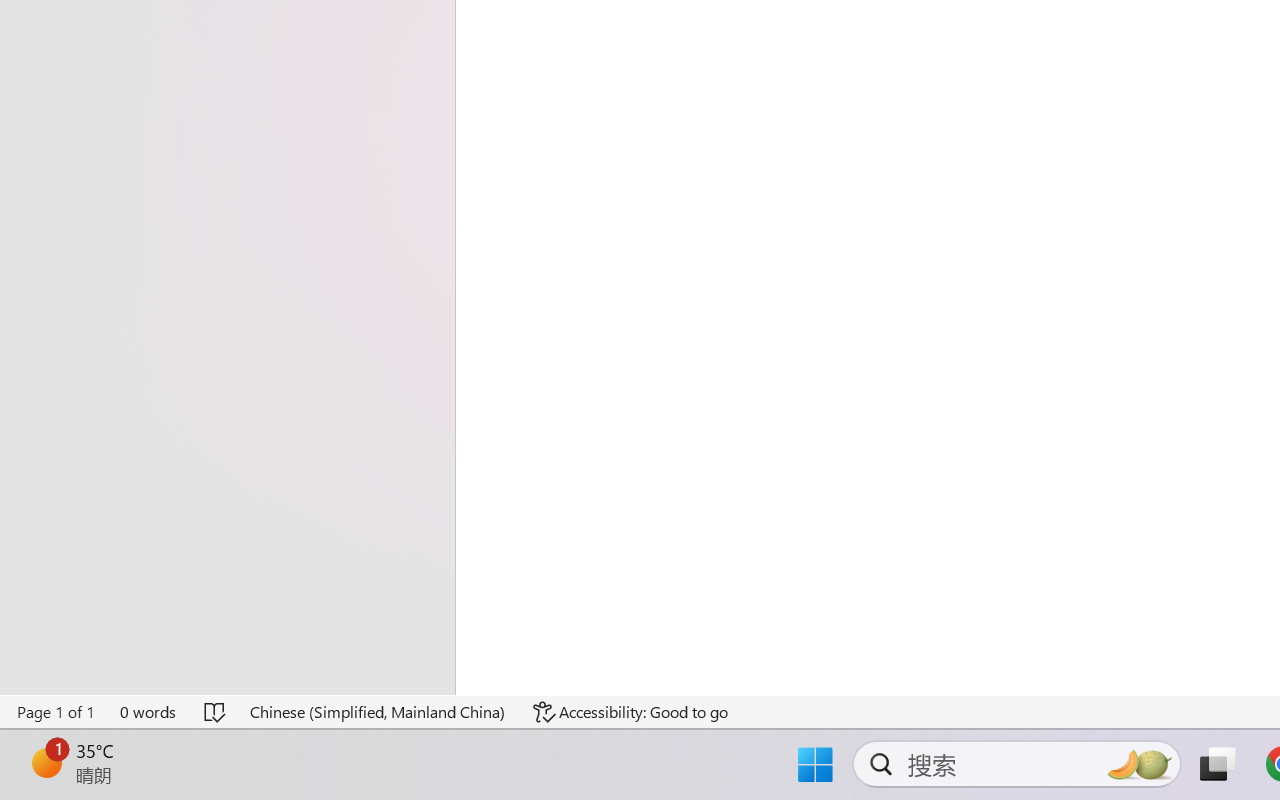  I want to click on 'Language Chinese (Simplified, Mainland China)', so click(378, 711).